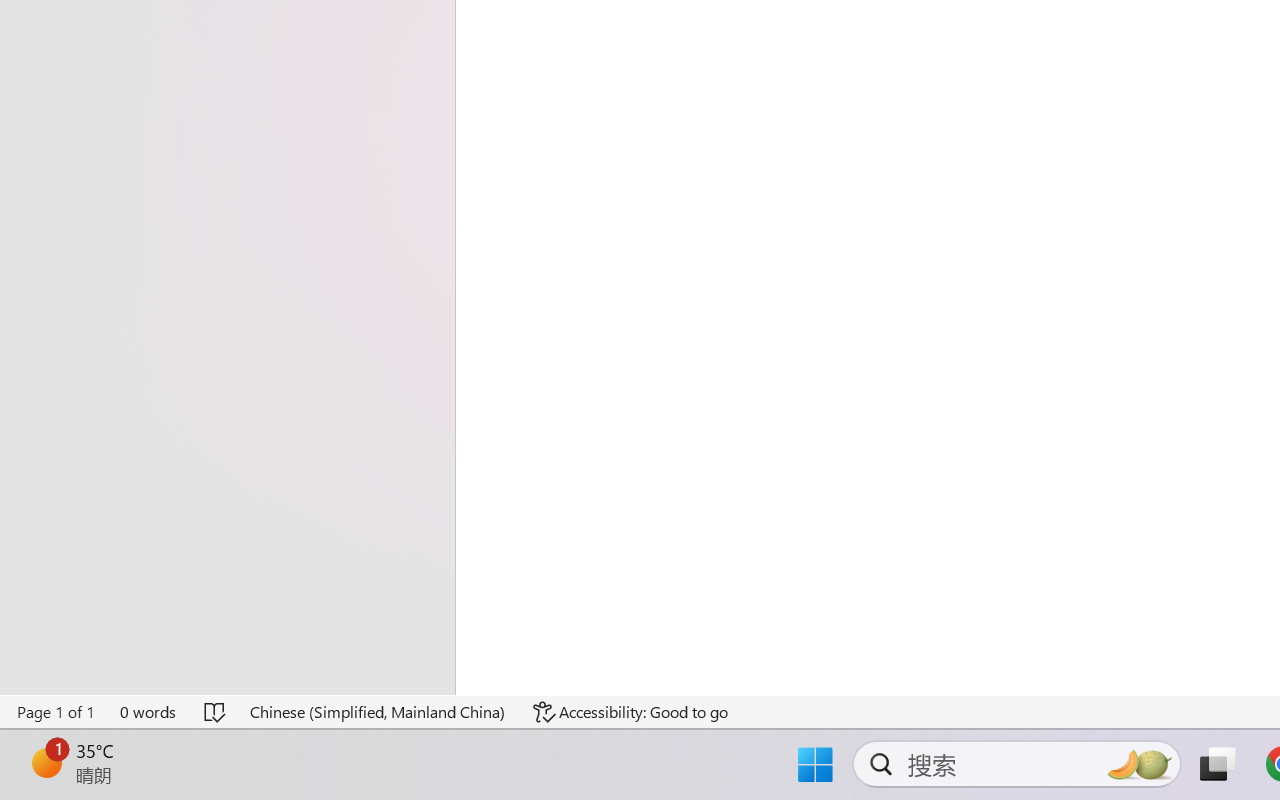  I want to click on 'Language Chinese (Simplified, Mainland China)', so click(378, 711).